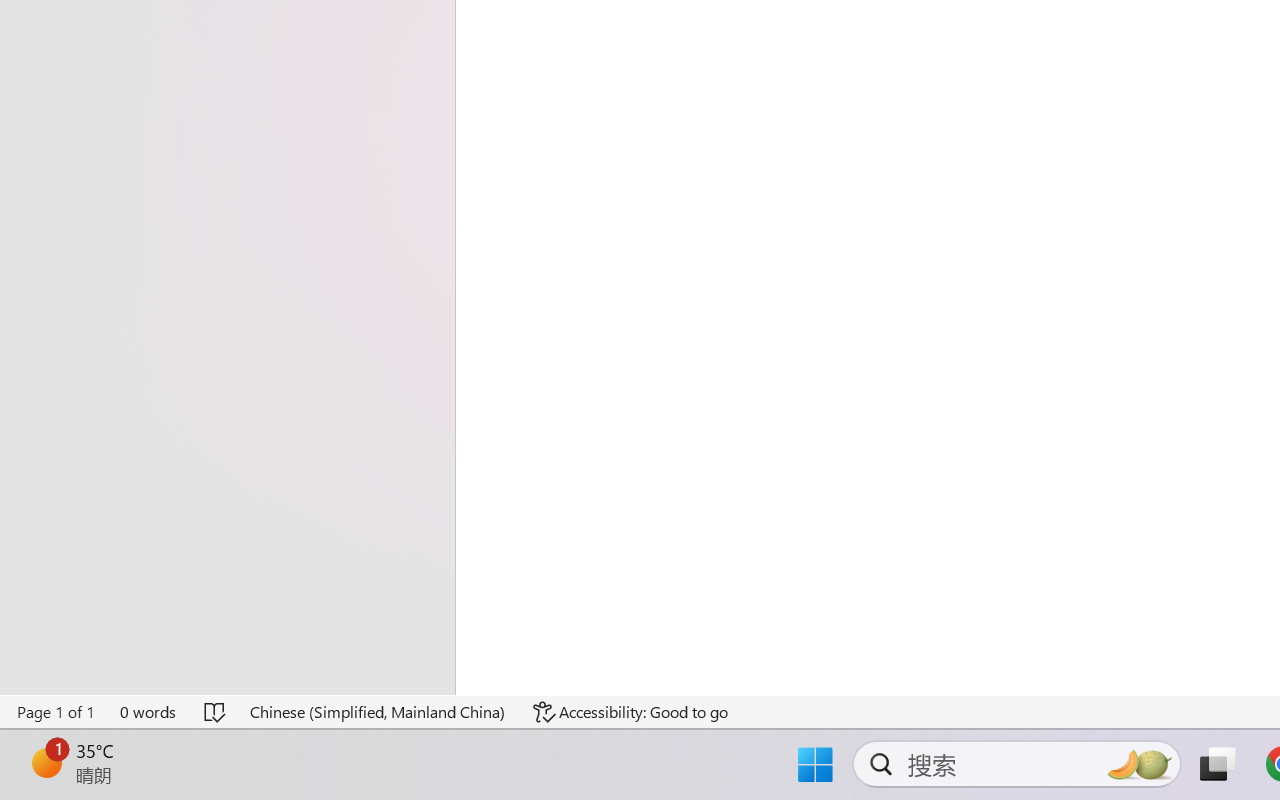  I want to click on 'Language Chinese (Simplified, Mainland China)', so click(378, 711).